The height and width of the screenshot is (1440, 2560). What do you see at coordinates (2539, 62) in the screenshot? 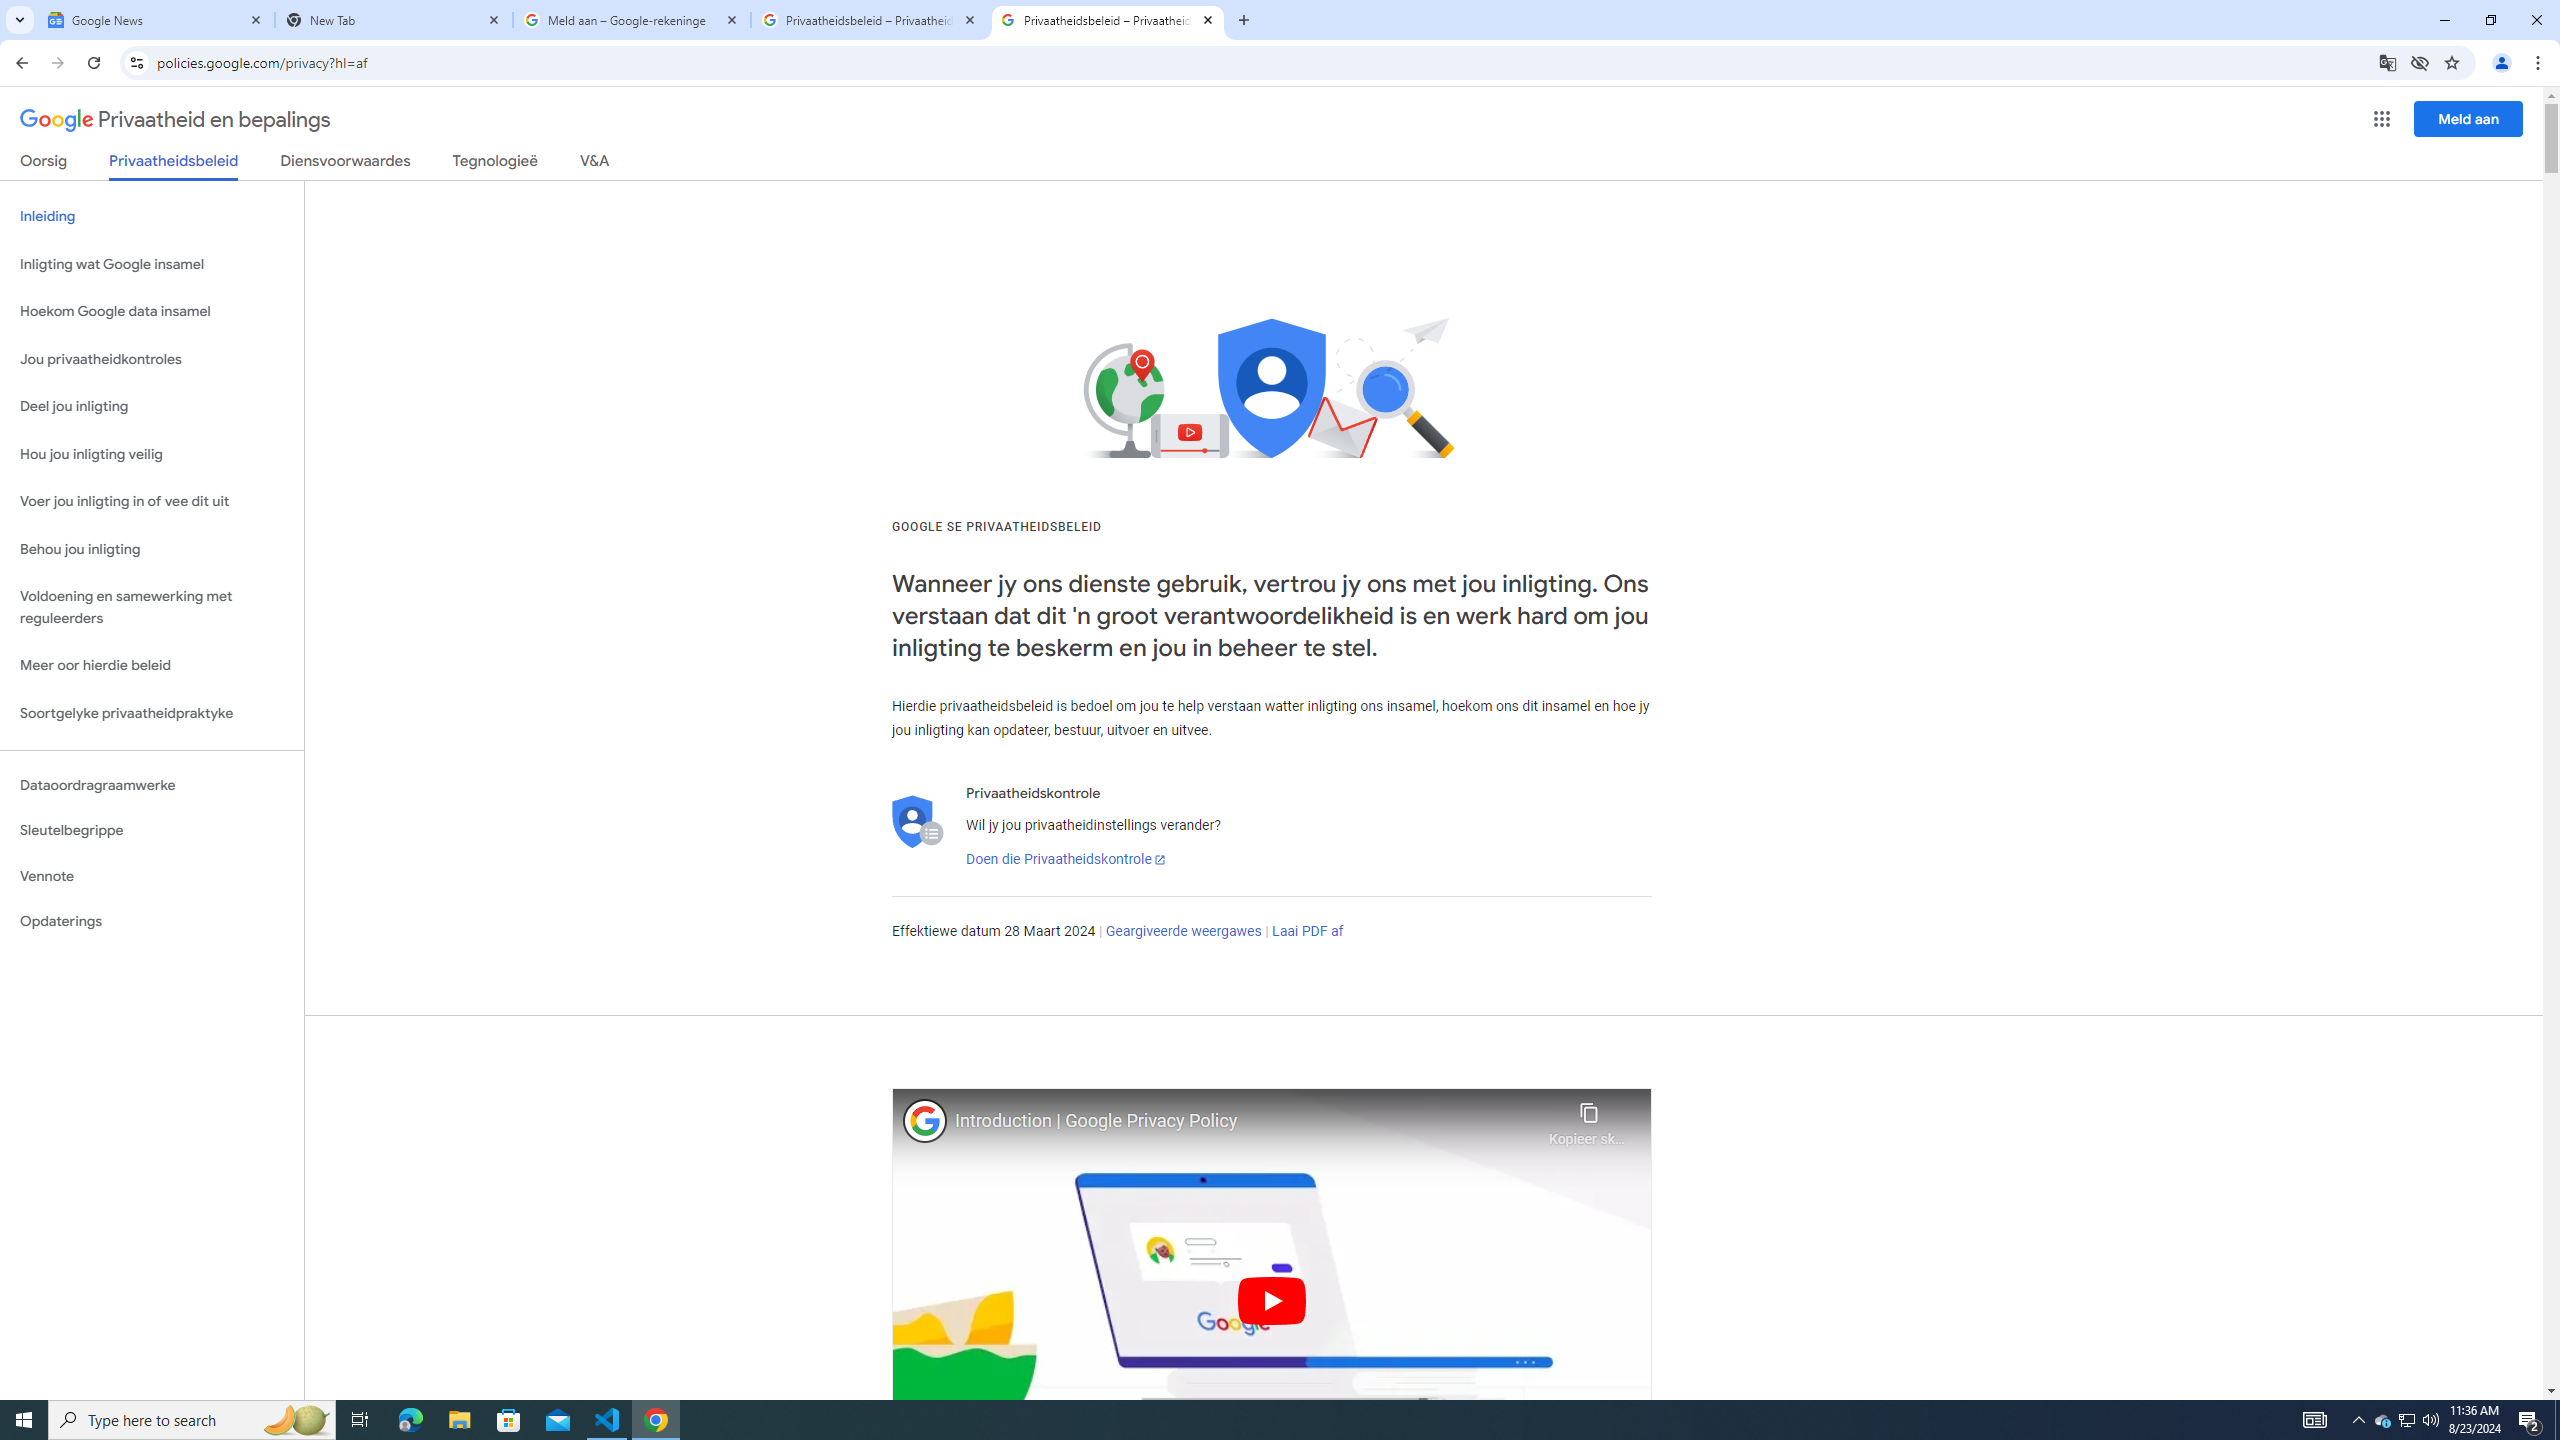
I see `'Chrome'` at bounding box center [2539, 62].